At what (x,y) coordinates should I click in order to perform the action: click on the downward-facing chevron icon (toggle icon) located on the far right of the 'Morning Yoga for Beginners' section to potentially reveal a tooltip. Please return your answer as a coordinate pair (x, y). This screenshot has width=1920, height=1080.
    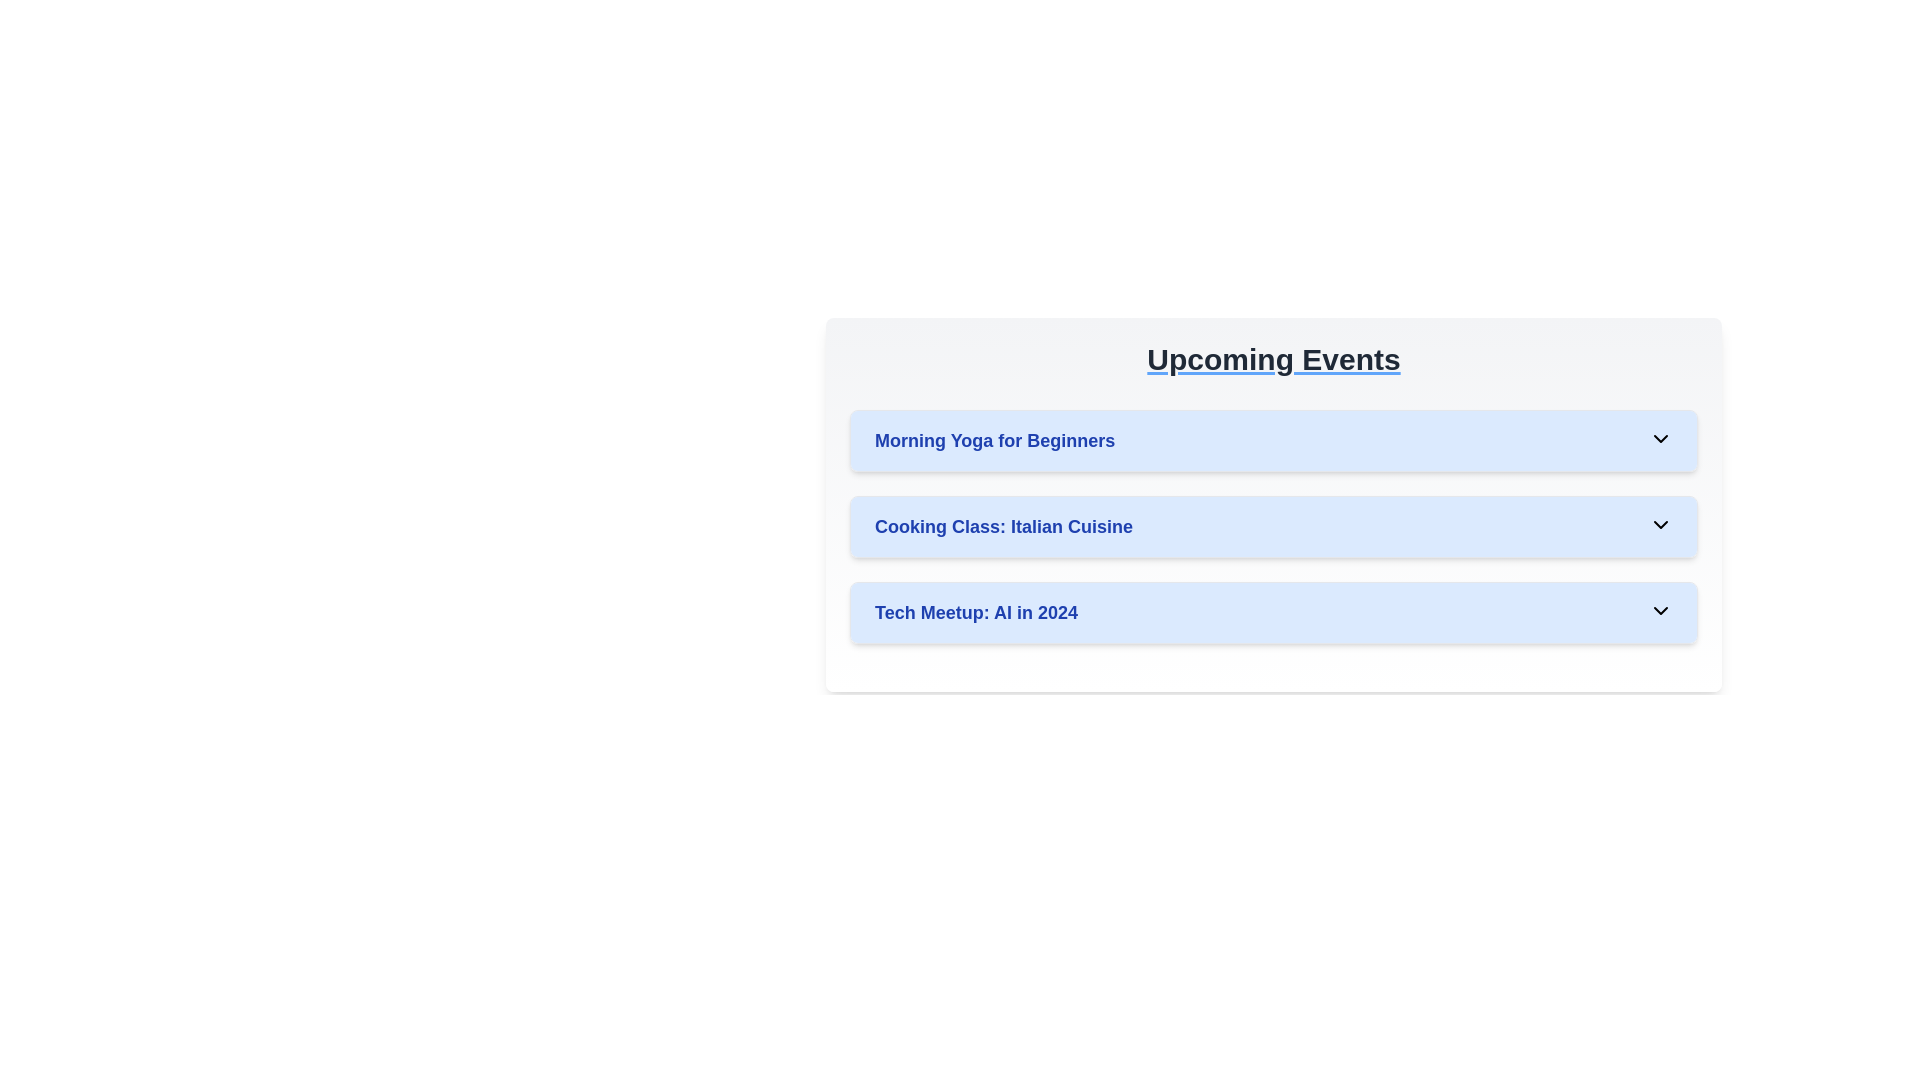
    Looking at the image, I should click on (1660, 438).